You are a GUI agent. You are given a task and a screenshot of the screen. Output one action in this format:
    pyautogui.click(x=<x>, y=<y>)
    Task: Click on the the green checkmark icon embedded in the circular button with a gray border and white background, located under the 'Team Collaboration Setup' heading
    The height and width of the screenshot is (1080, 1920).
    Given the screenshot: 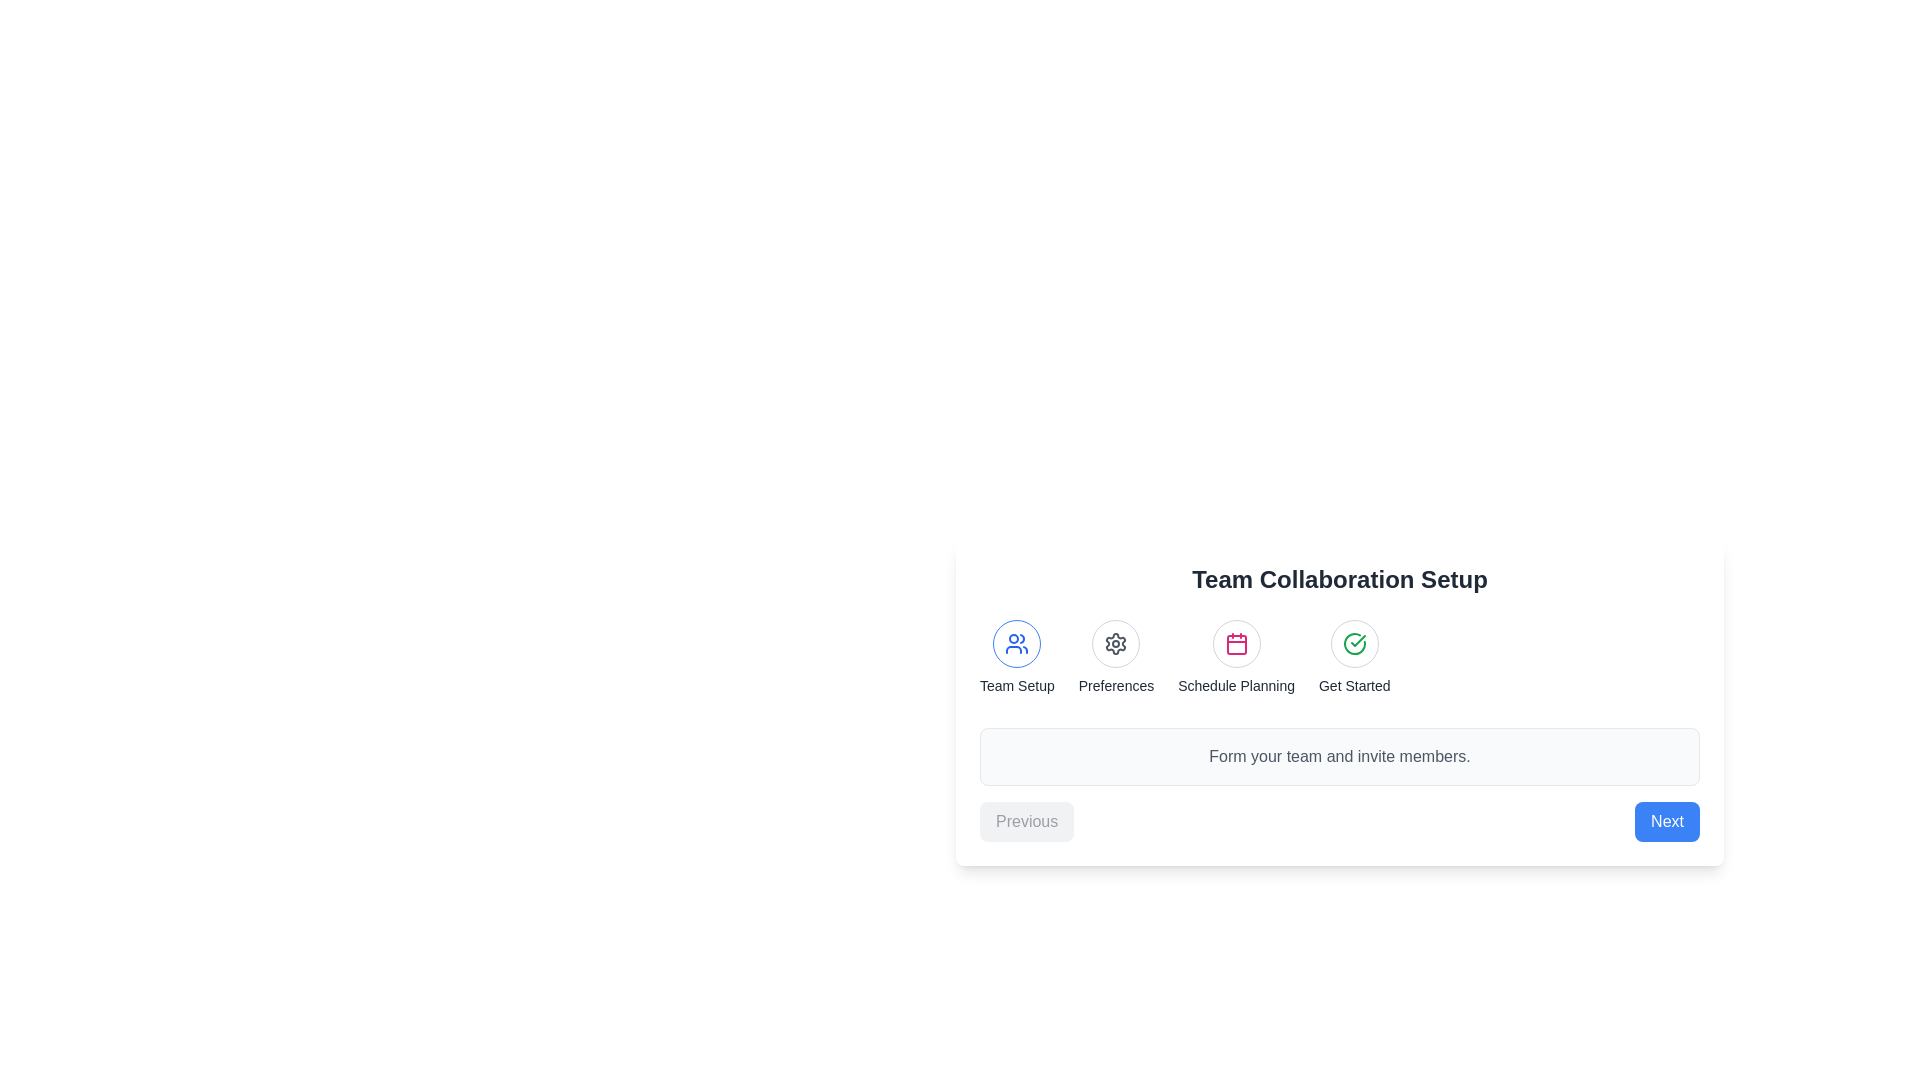 What is the action you would take?
    pyautogui.click(x=1354, y=644)
    